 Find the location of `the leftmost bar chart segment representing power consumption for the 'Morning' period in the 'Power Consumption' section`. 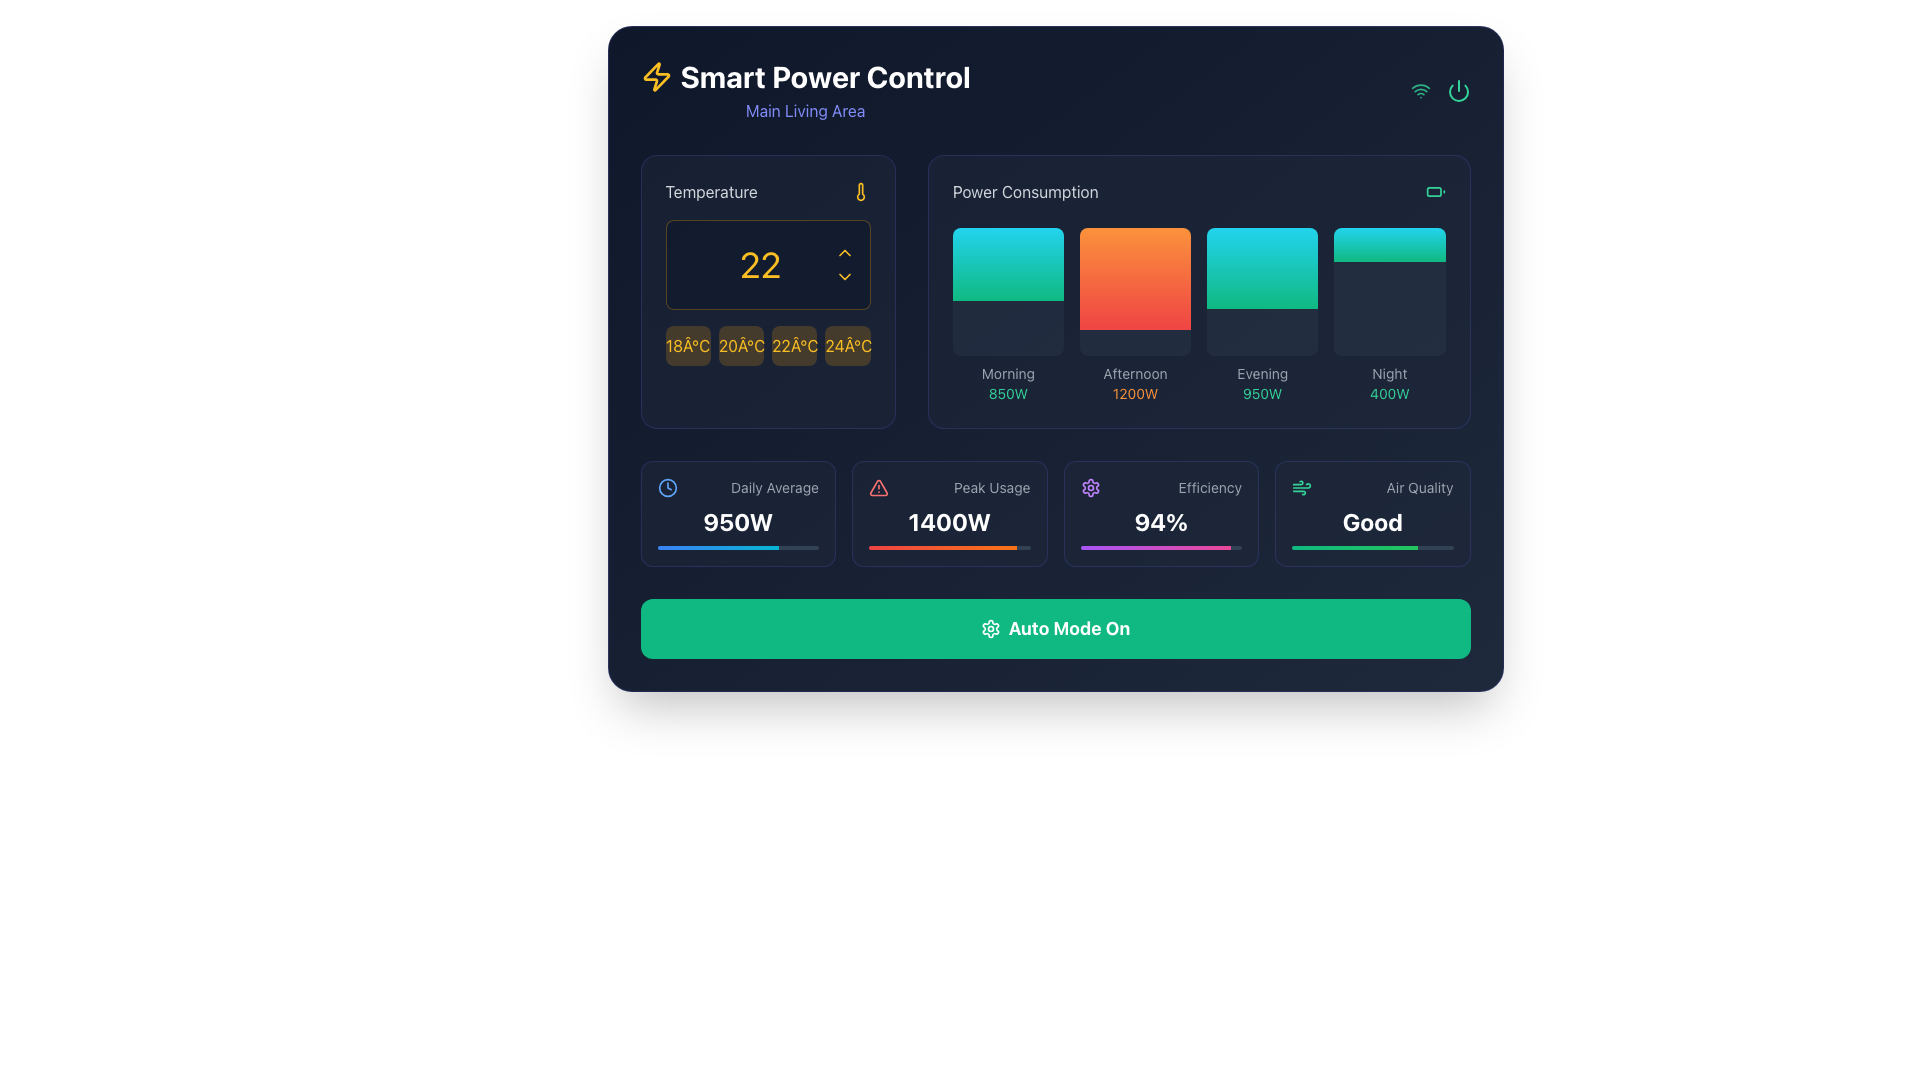

the leftmost bar chart segment representing power consumption for the 'Morning' period in the 'Power Consumption' section is located at coordinates (1008, 292).